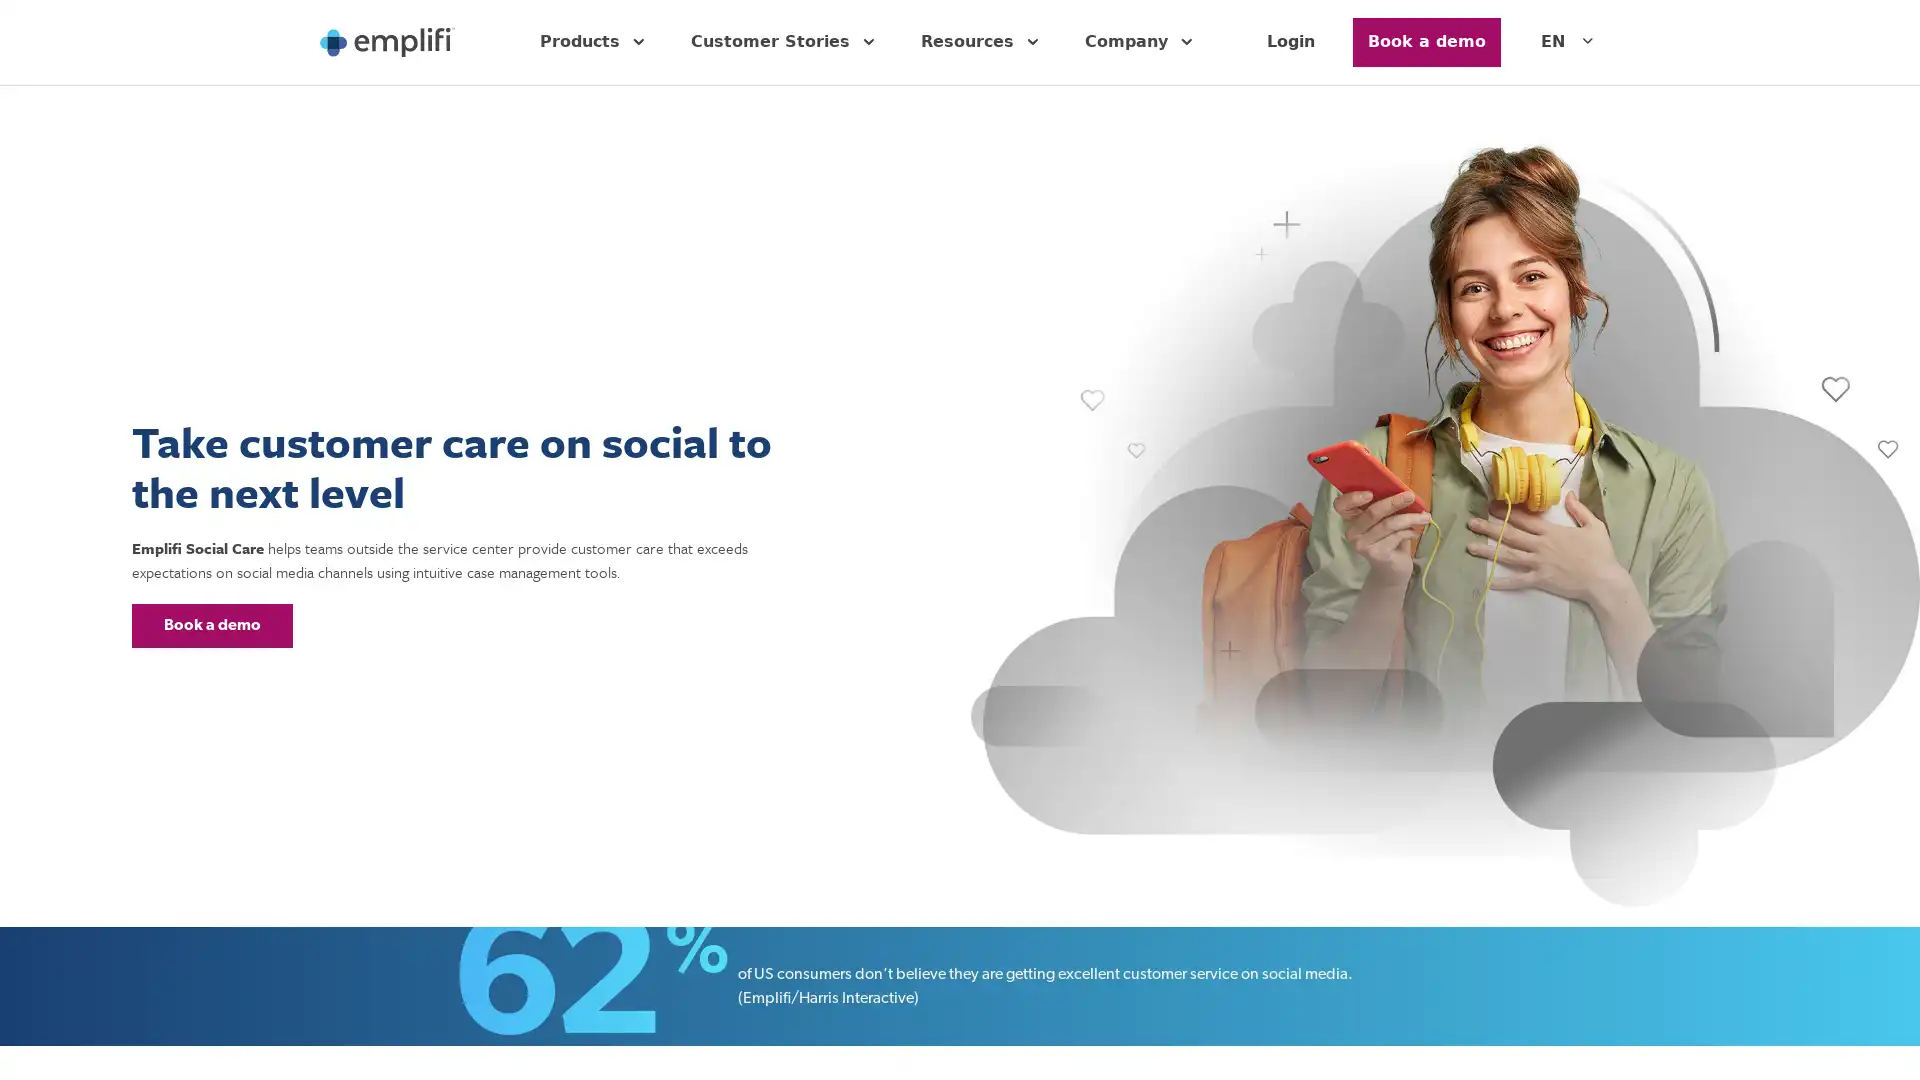 The width and height of the screenshot is (1920, 1080). What do you see at coordinates (785, 42) in the screenshot?
I see `Customer Stories` at bounding box center [785, 42].